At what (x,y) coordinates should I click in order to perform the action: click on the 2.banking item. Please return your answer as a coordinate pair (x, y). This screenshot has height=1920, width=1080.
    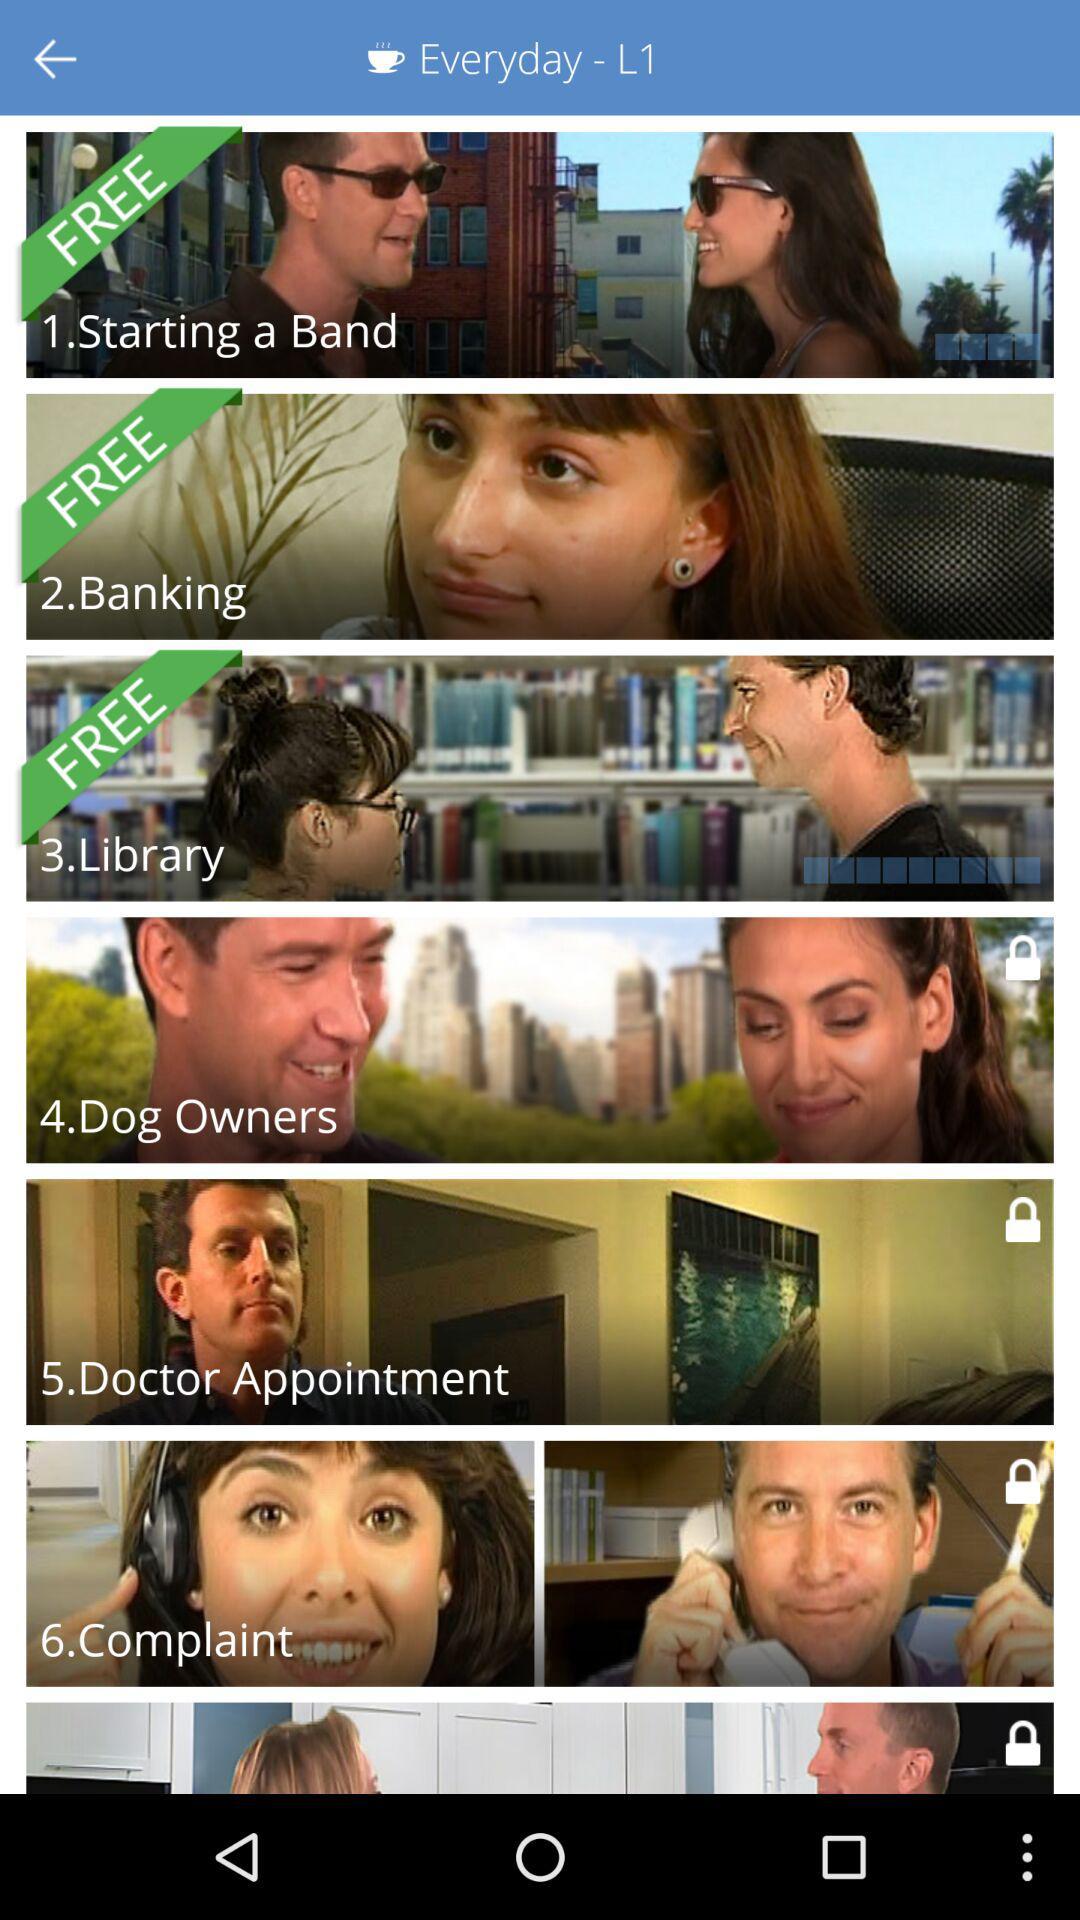
    Looking at the image, I should click on (142, 590).